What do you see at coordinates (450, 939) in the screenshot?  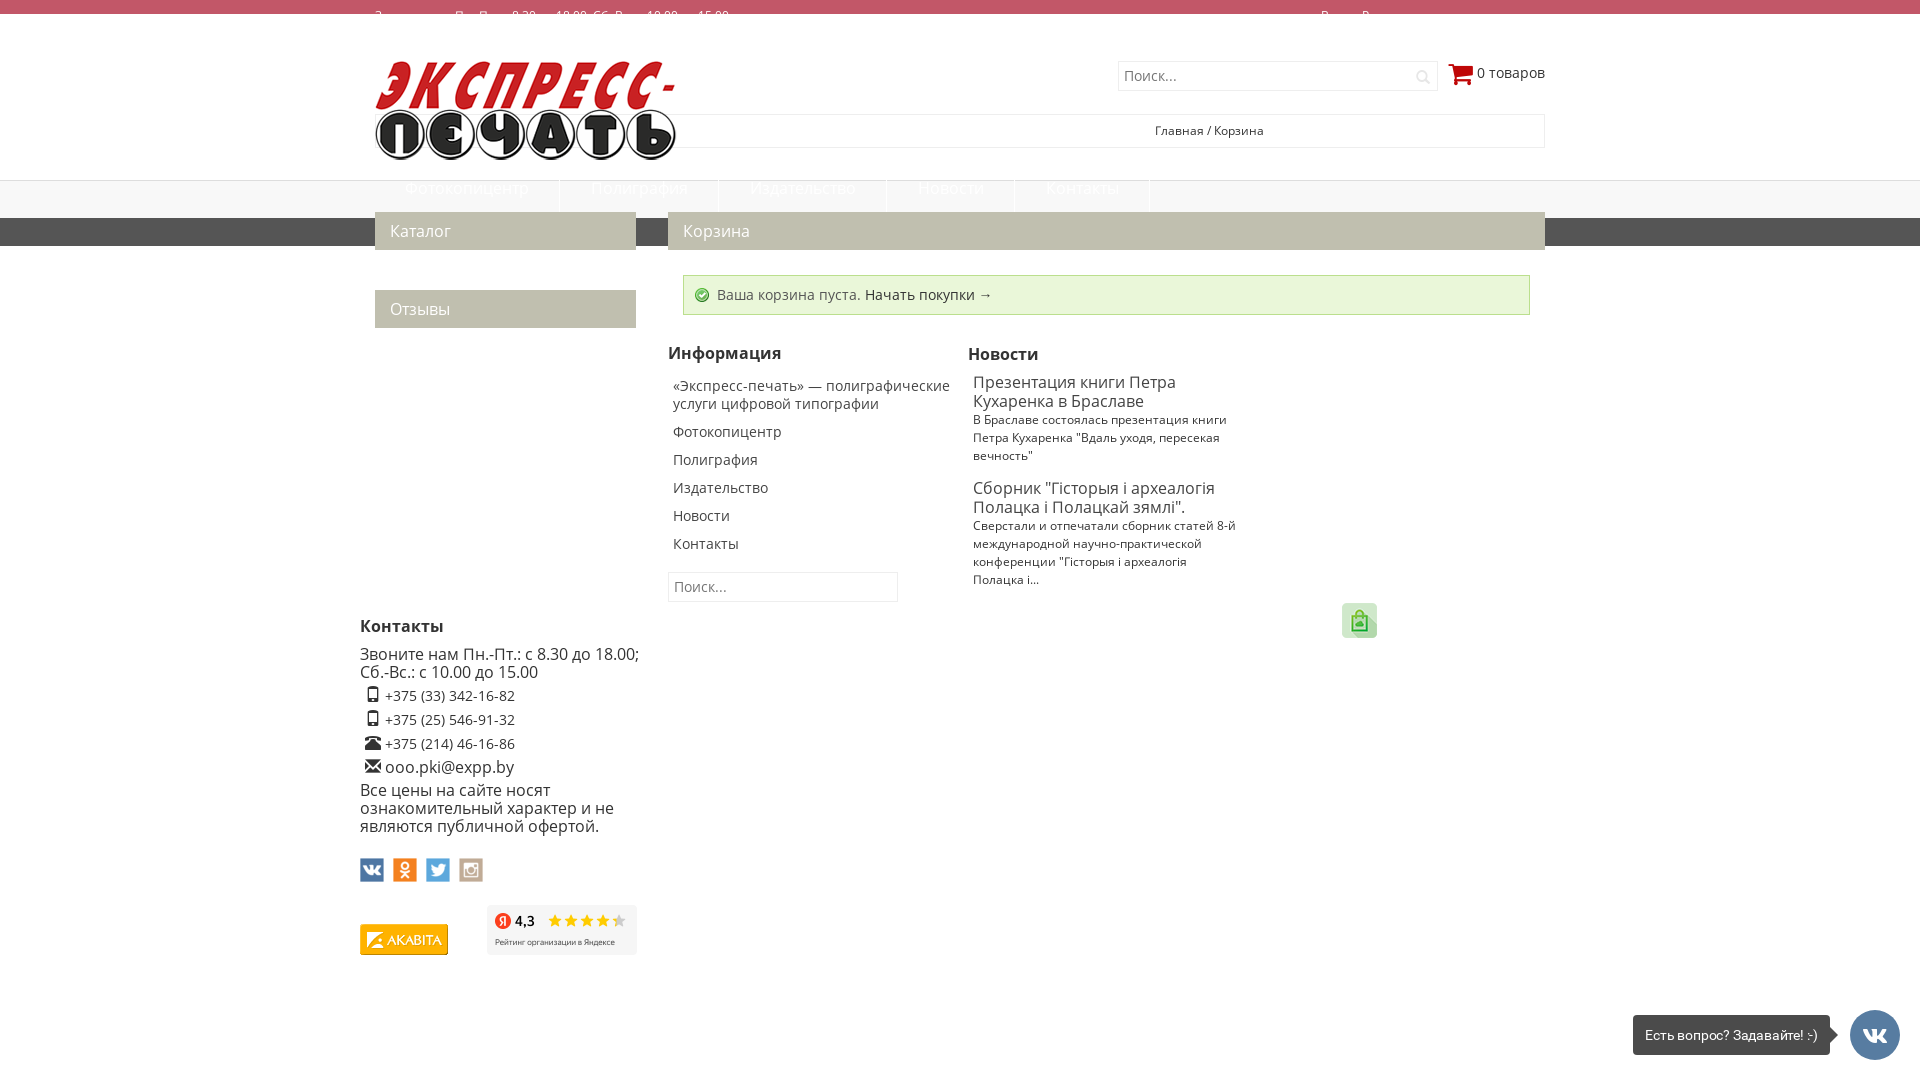 I see `'LiveInternet'` at bounding box center [450, 939].